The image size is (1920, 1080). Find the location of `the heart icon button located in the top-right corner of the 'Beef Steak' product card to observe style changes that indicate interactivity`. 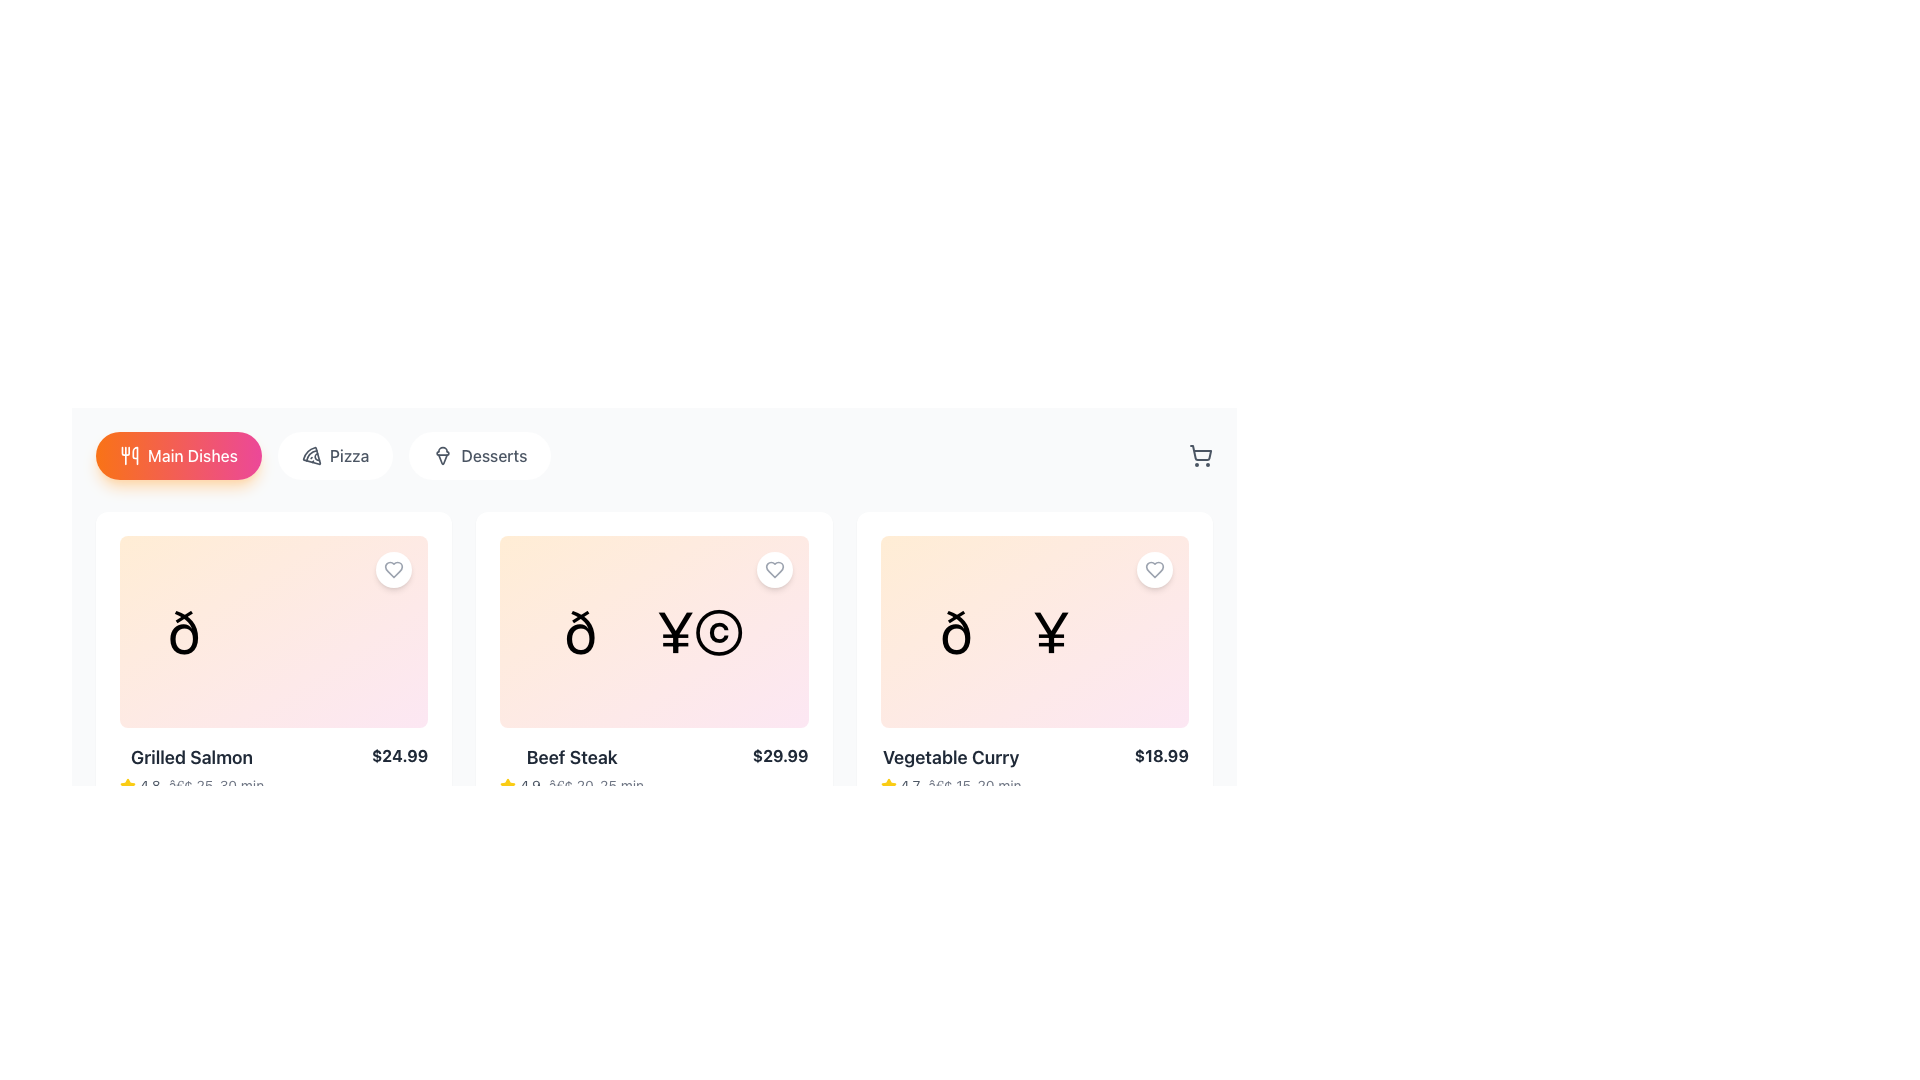

the heart icon button located in the top-right corner of the 'Beef Steak' product card to observe style changes that indicate interactivity is located at coordinates (773, 570).